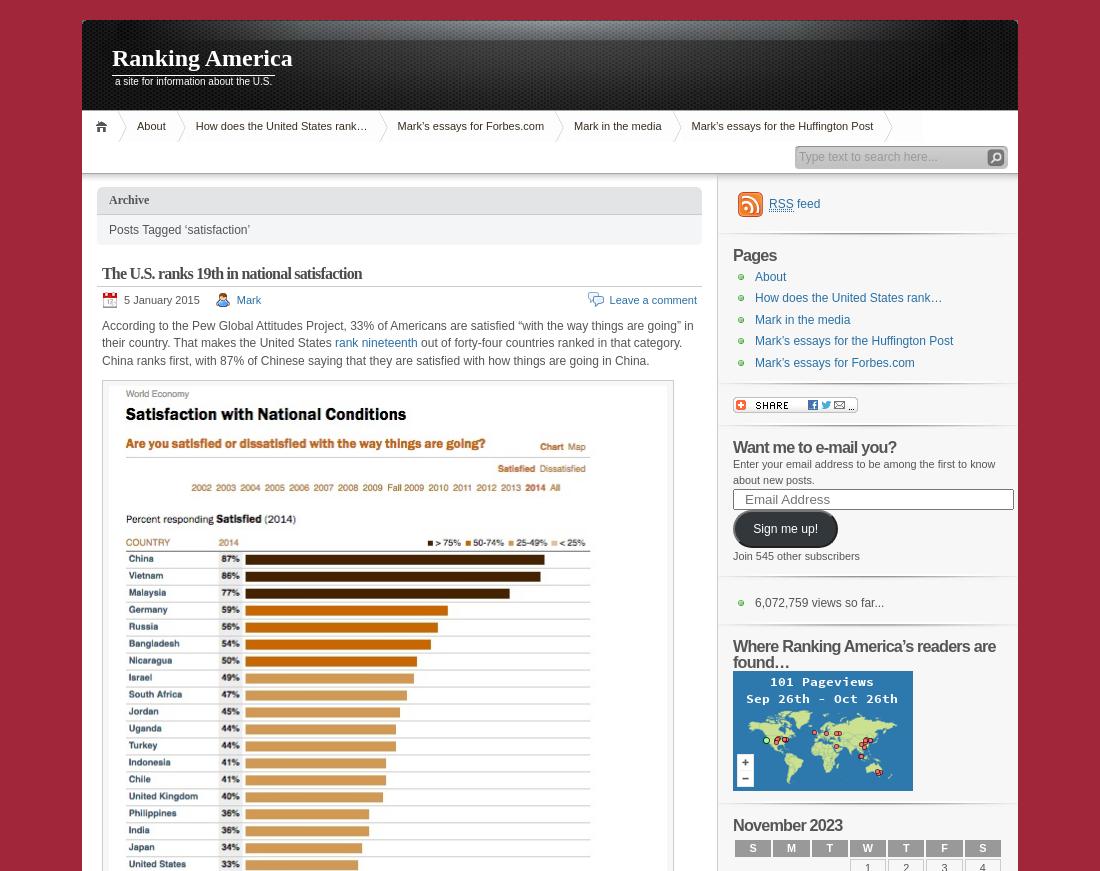 The width and height of the screenshot is (1100, 871). I want to click on 'The U.S. ranks 19th in national satisfaction', so click(231, 273).